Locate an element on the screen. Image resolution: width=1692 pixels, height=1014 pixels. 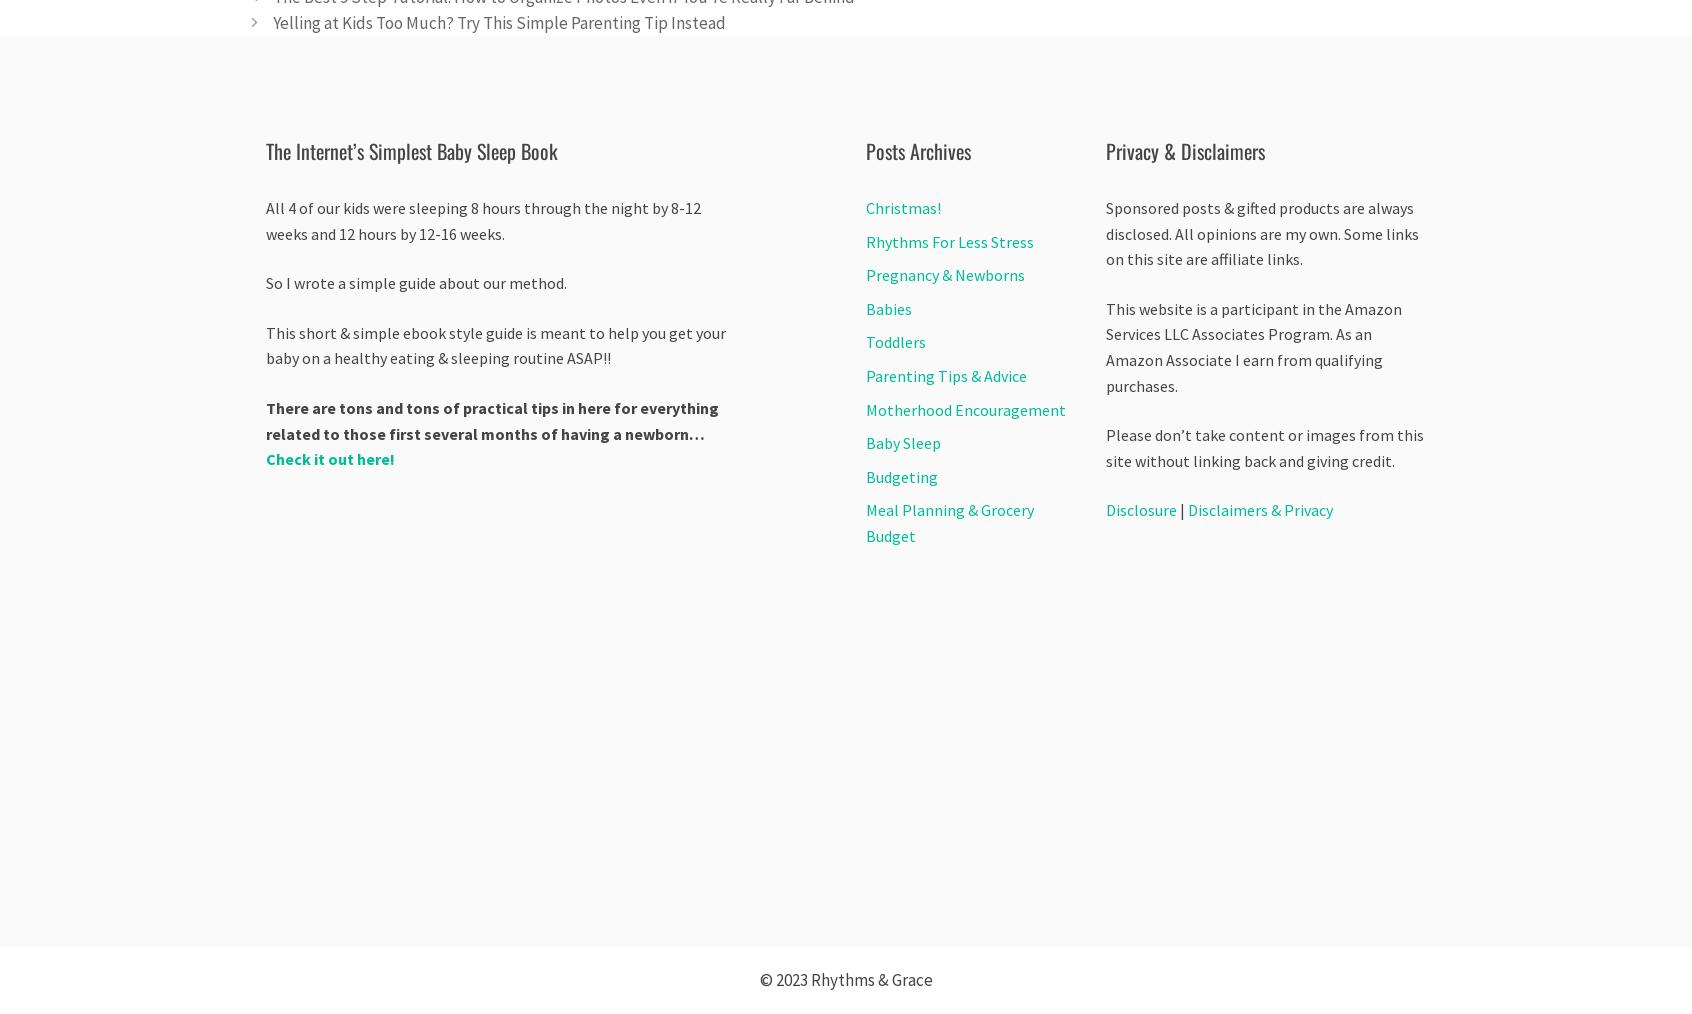
'Please don’t take content or images from this site without linking back and giving credit.' is located at coordinates (1264, 447).